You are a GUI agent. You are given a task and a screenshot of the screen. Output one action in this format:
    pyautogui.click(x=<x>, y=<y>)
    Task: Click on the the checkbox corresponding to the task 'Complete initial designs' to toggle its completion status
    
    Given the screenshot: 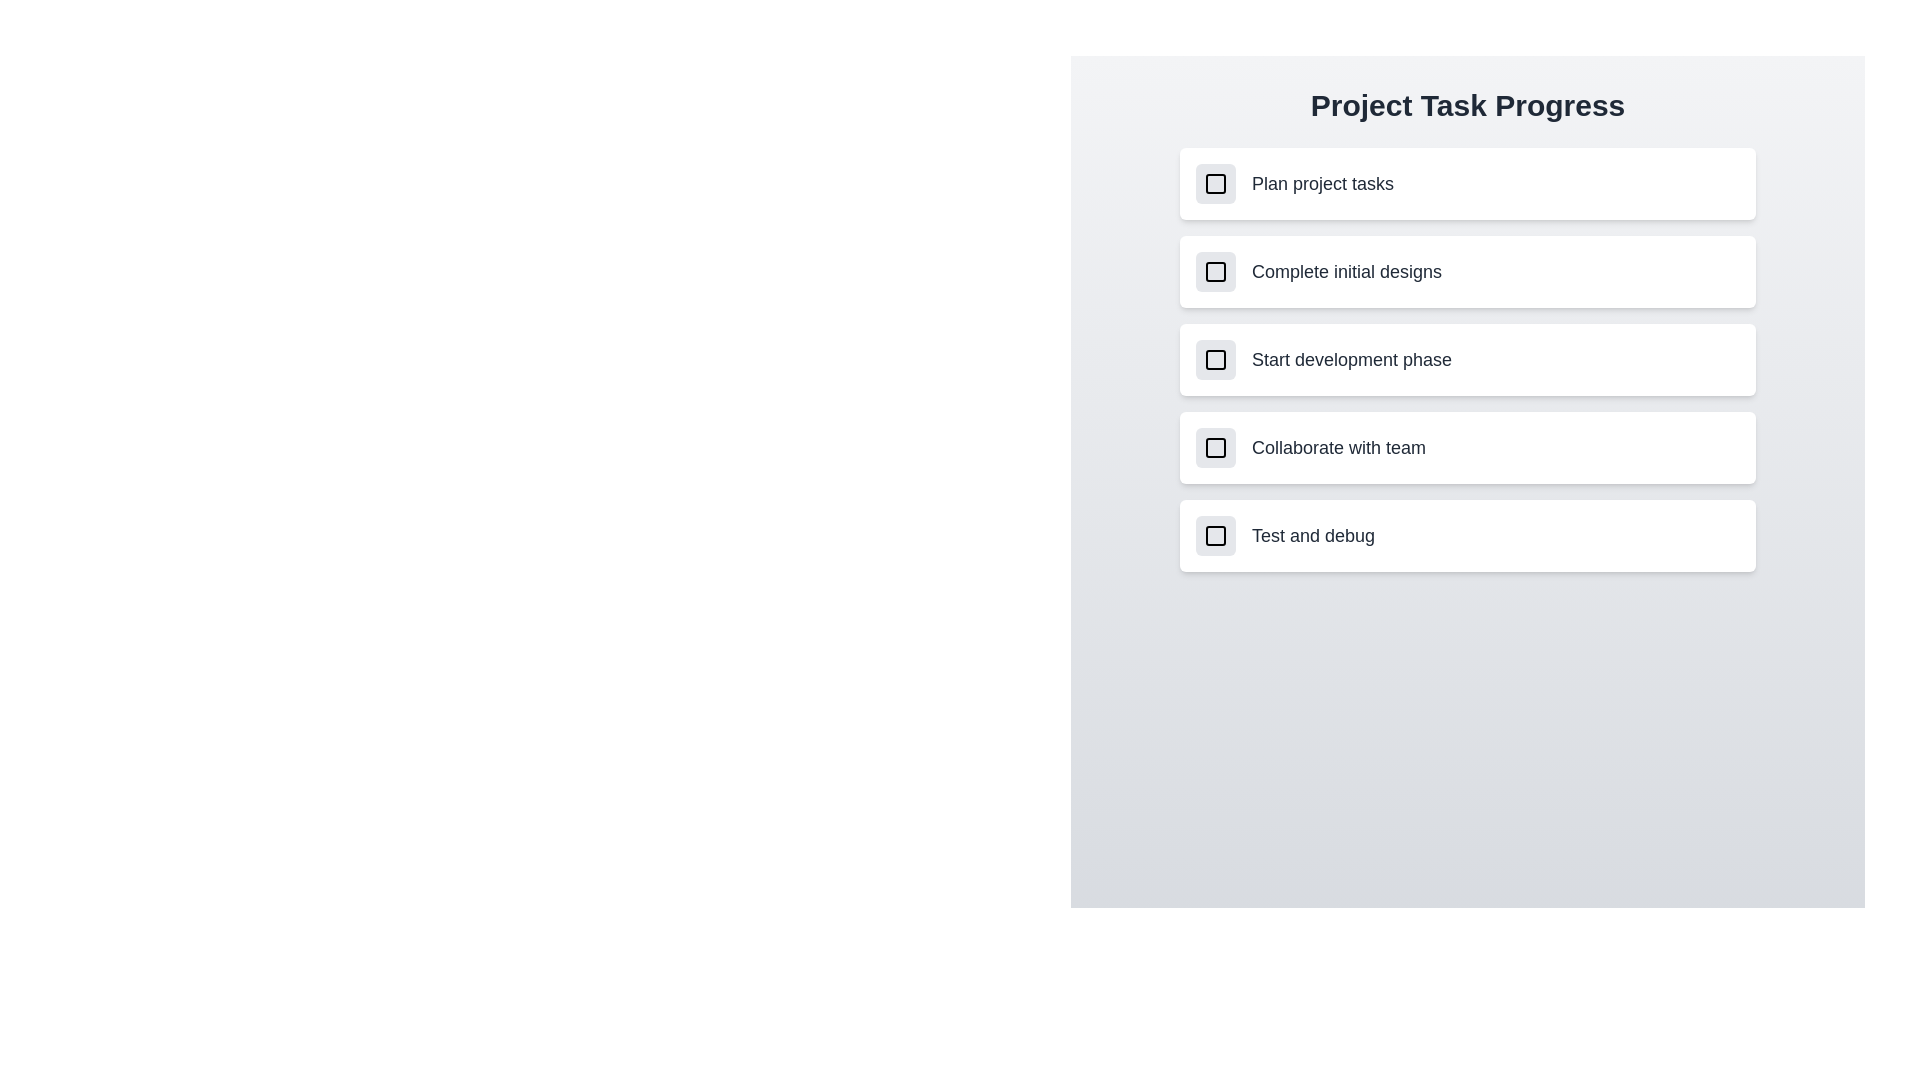 What is the action you would take?
    pyautogui.click(x=1214, y=272)
    